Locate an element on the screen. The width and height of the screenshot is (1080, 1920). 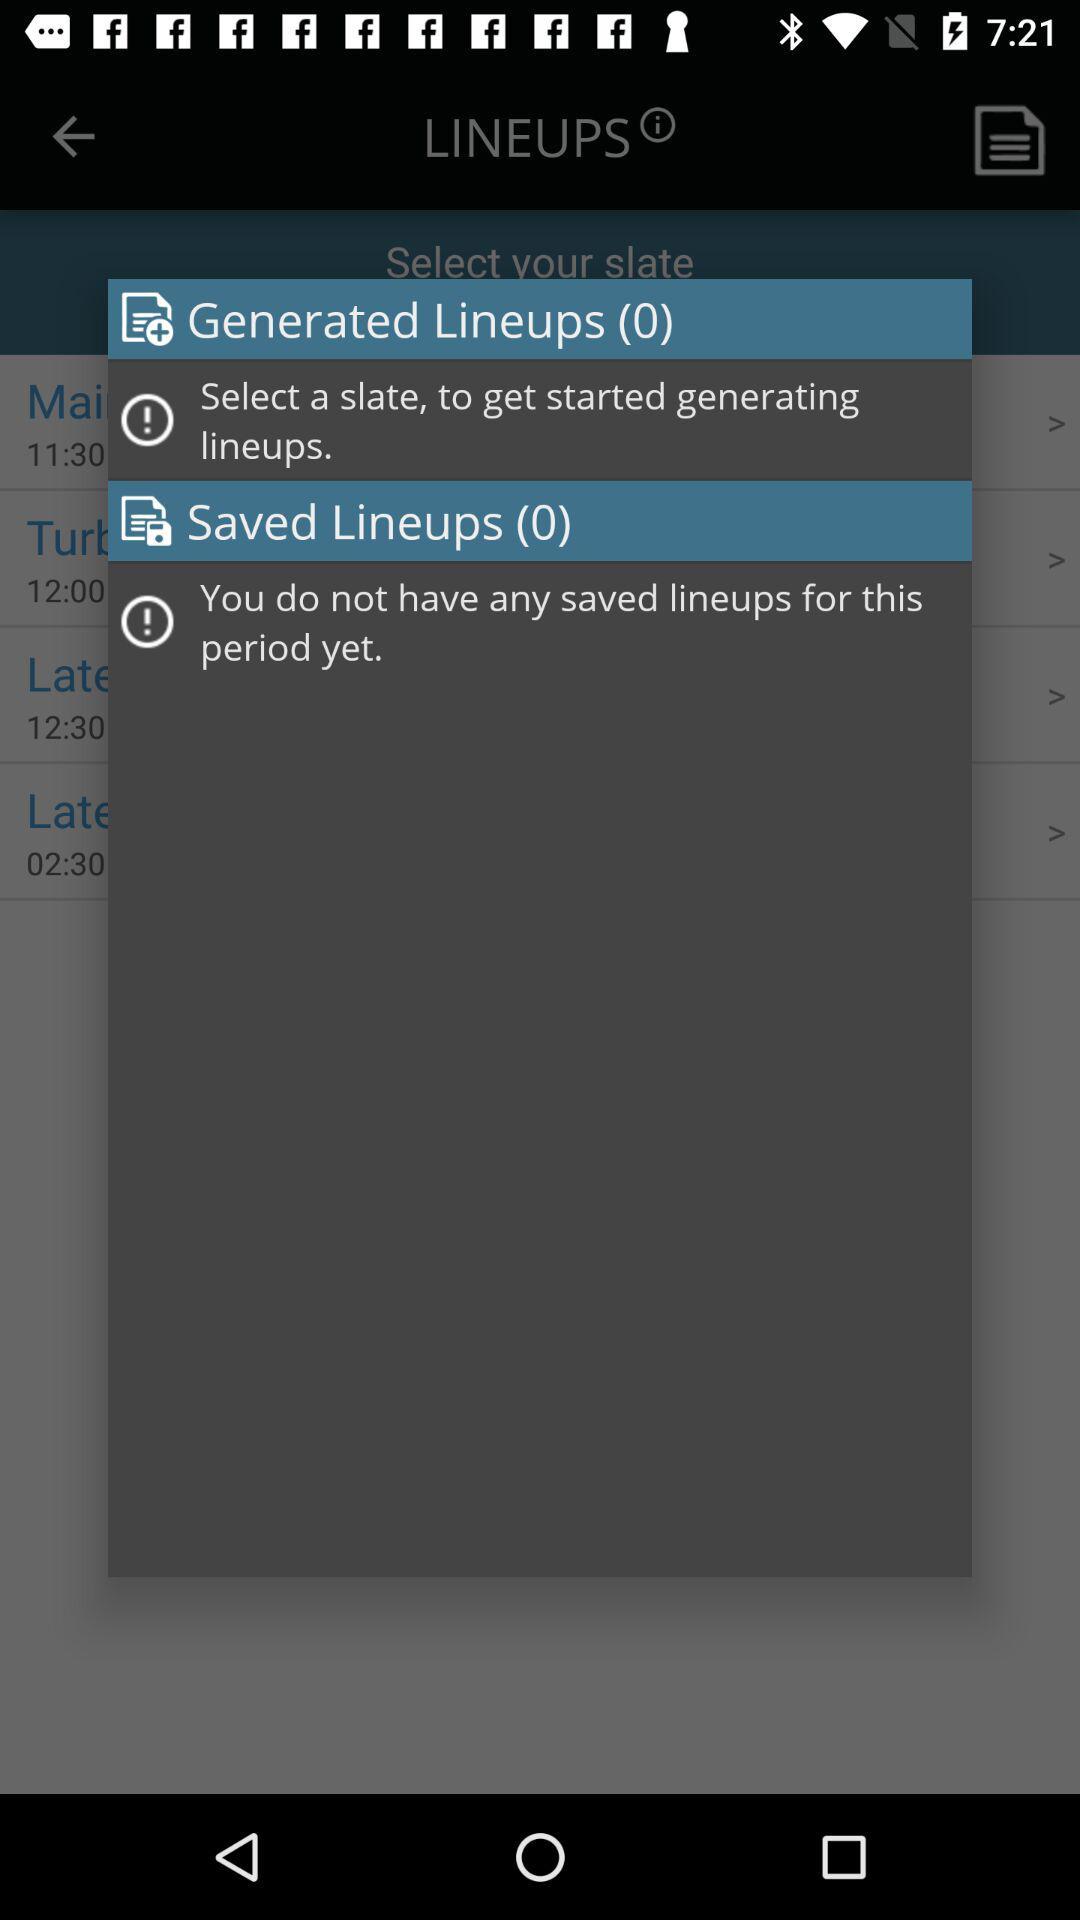
select a slate icon is located at coordinates (579, 419).